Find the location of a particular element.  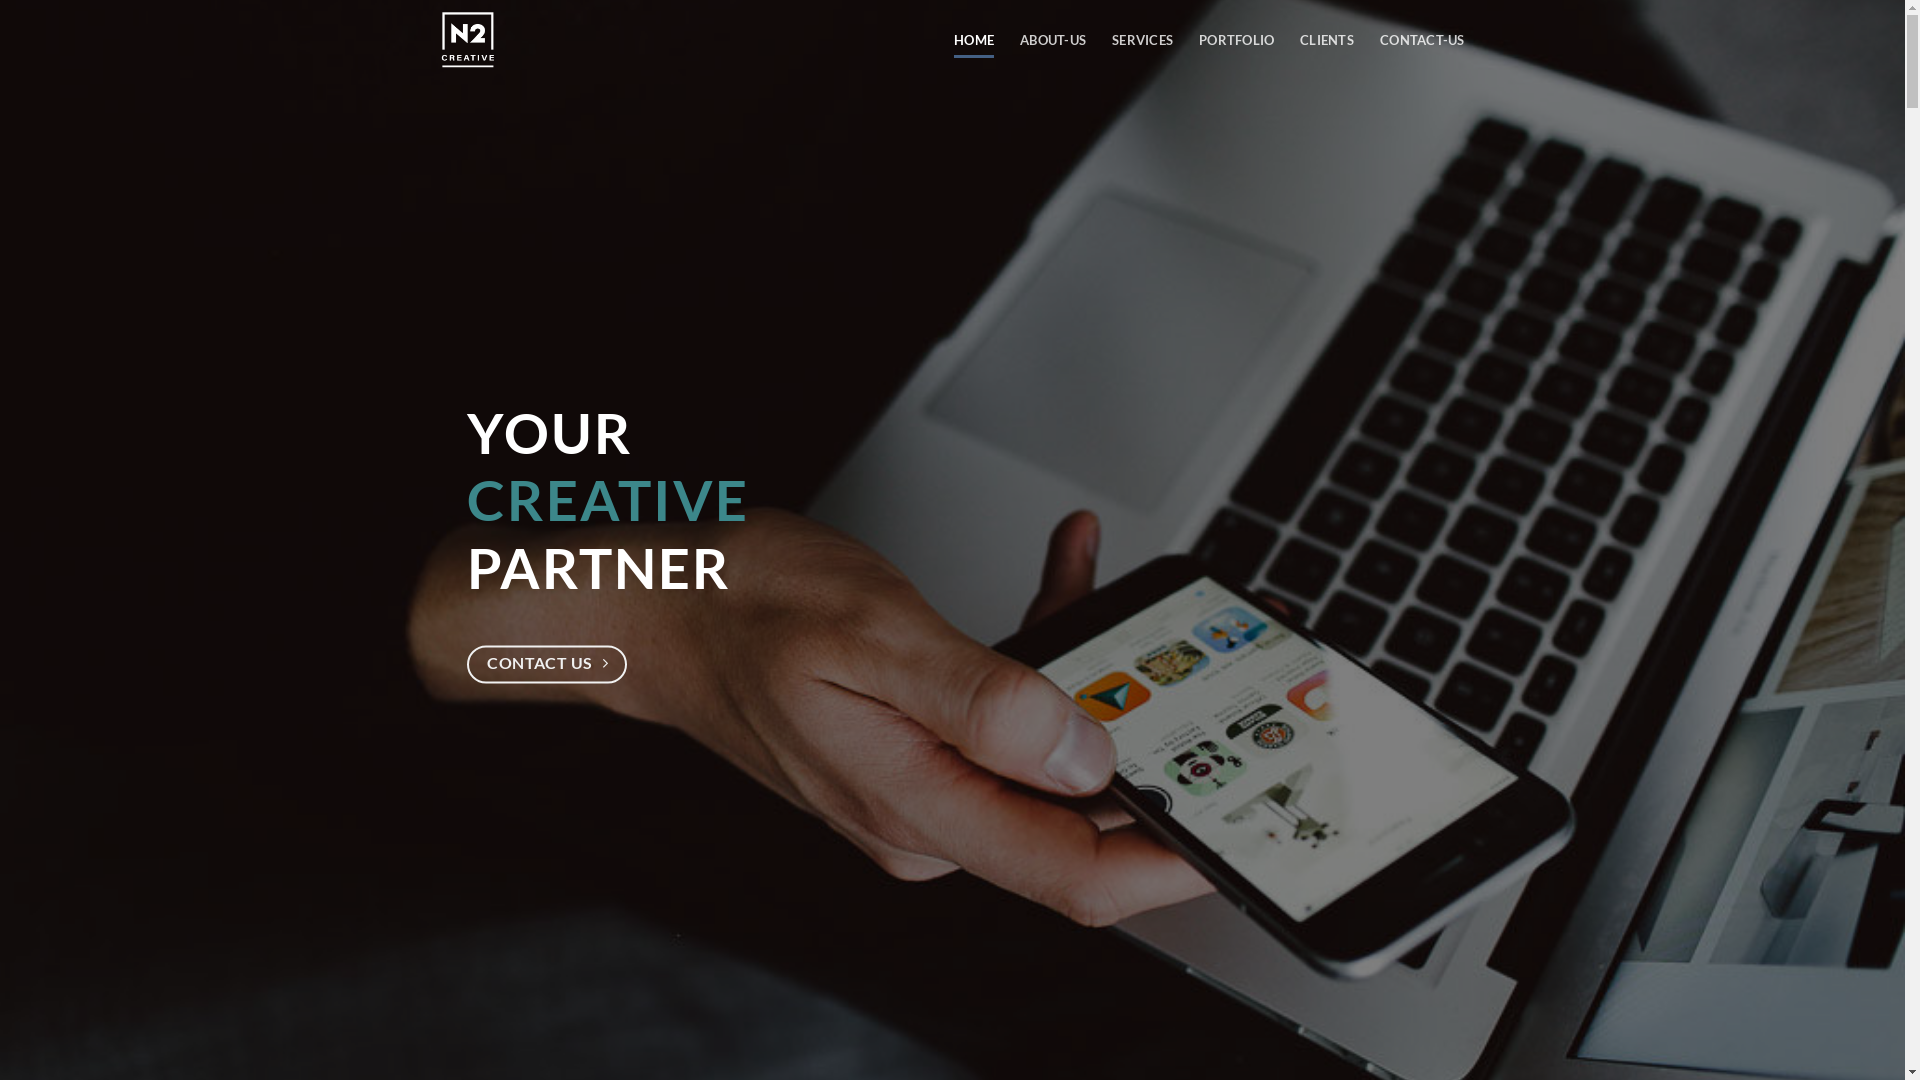

'Skip to content' is located at coordinates (0, 0).